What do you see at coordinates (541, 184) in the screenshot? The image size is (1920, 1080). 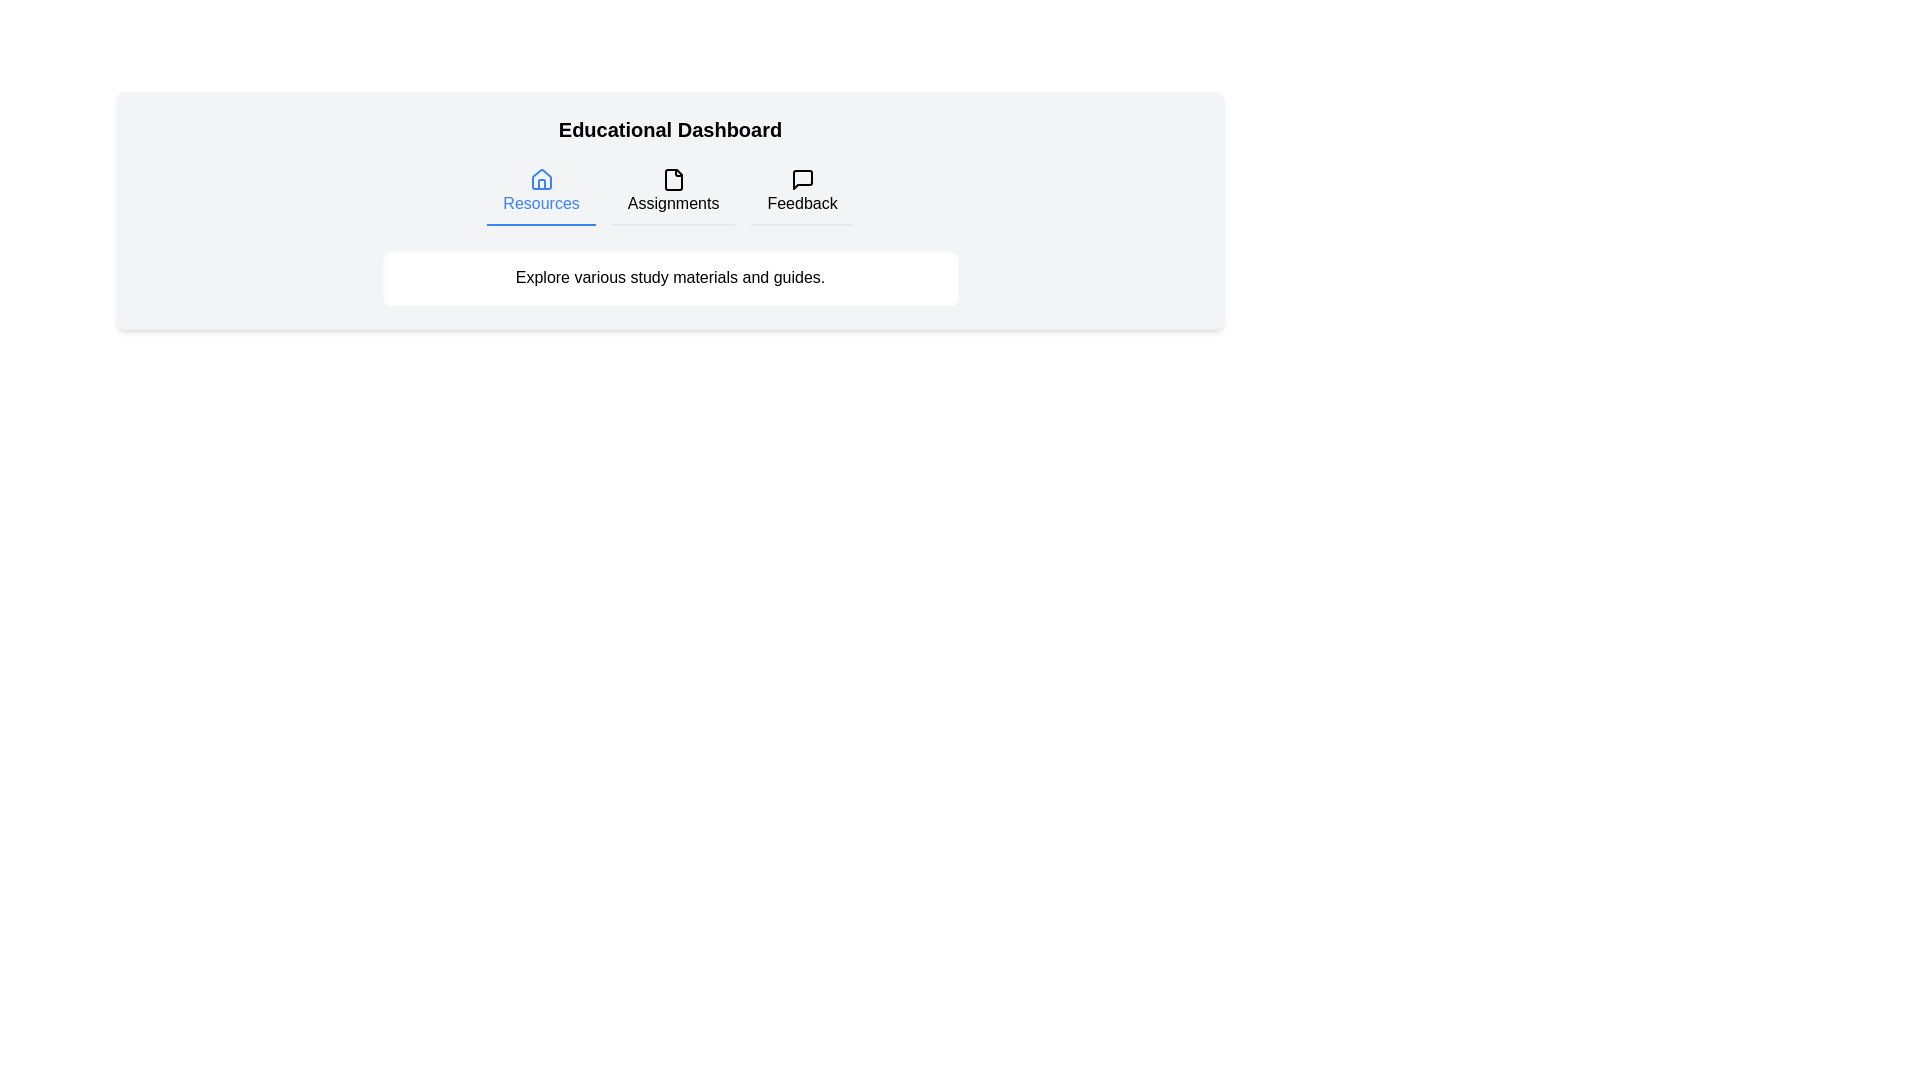 I see `the decorative house door icon in the 'Resources' tab, which serves to visually indicate the purpose of the tab` at bounding box center [541, 184].